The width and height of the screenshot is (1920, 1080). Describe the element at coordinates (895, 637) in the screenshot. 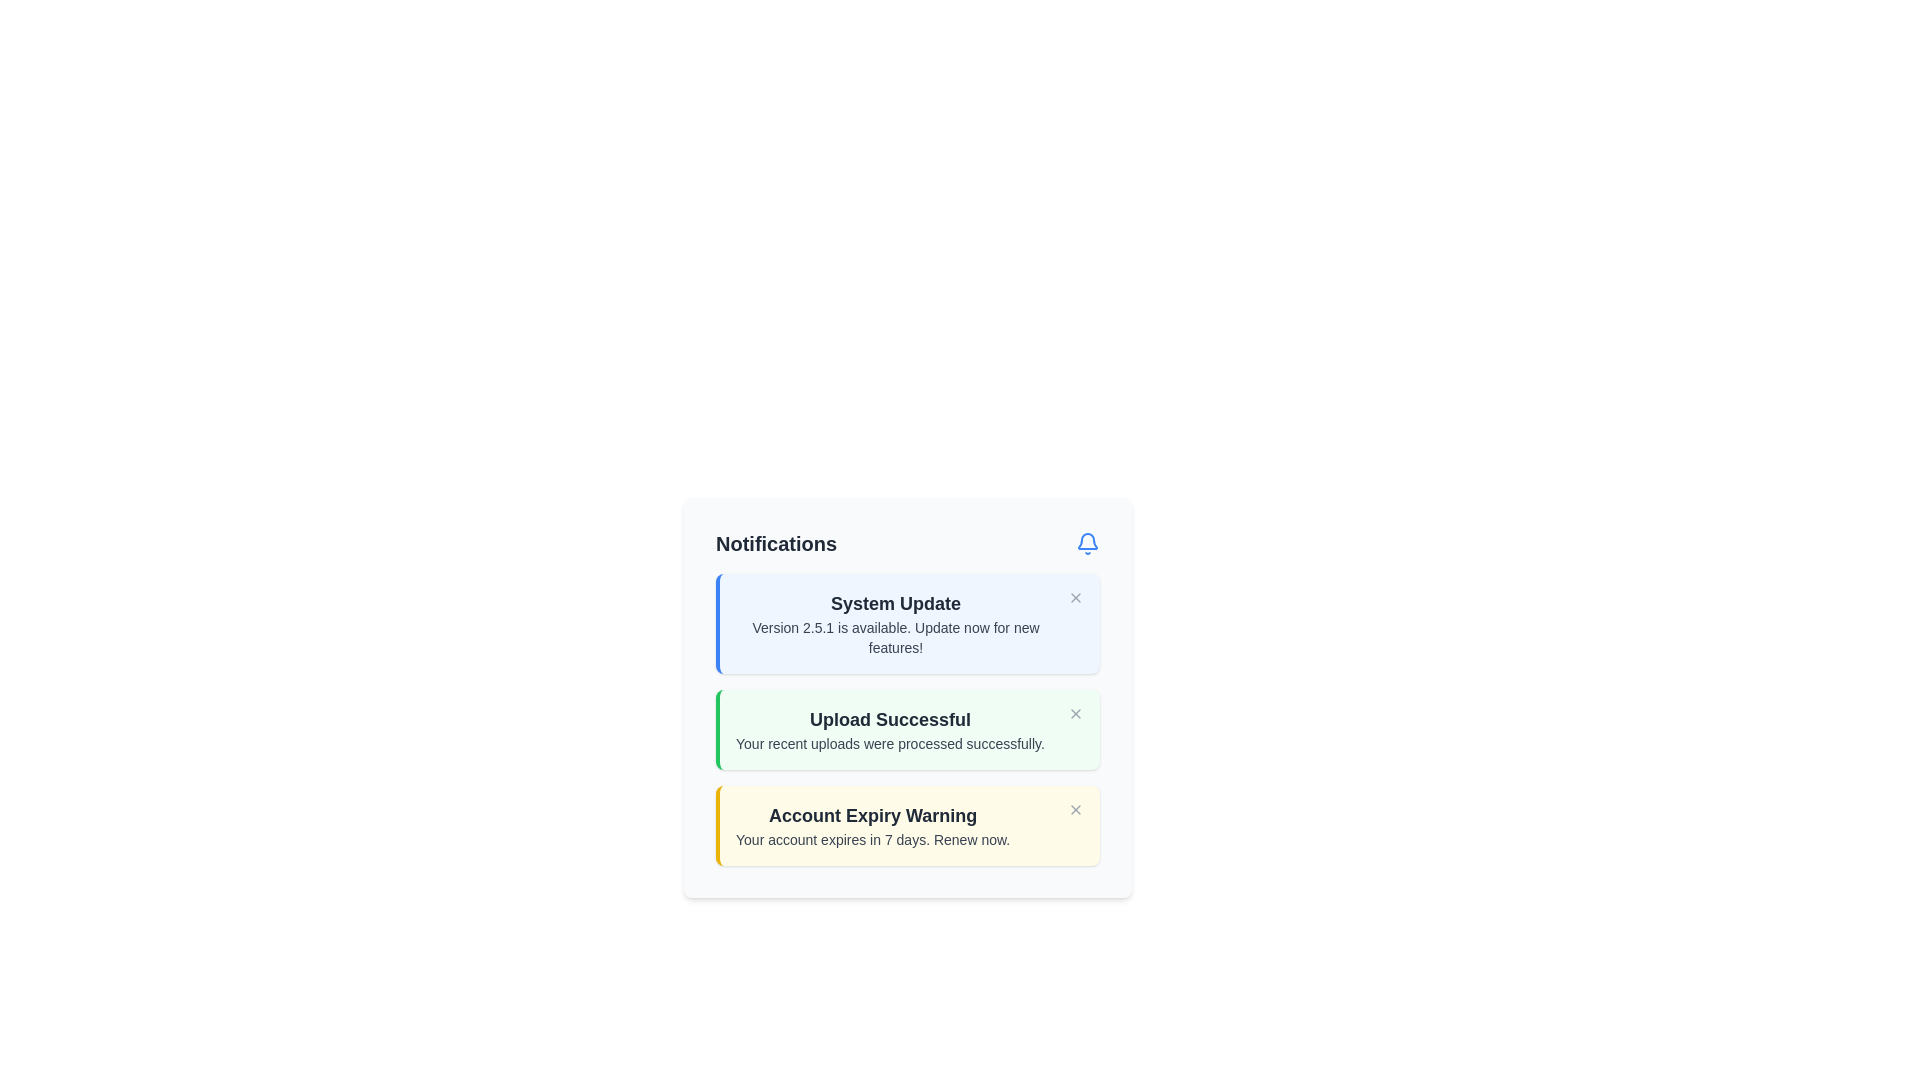

I see `the text label that informs the user about the availability of an updated system version, located in the notification card under the header 'System Update'` at that location.